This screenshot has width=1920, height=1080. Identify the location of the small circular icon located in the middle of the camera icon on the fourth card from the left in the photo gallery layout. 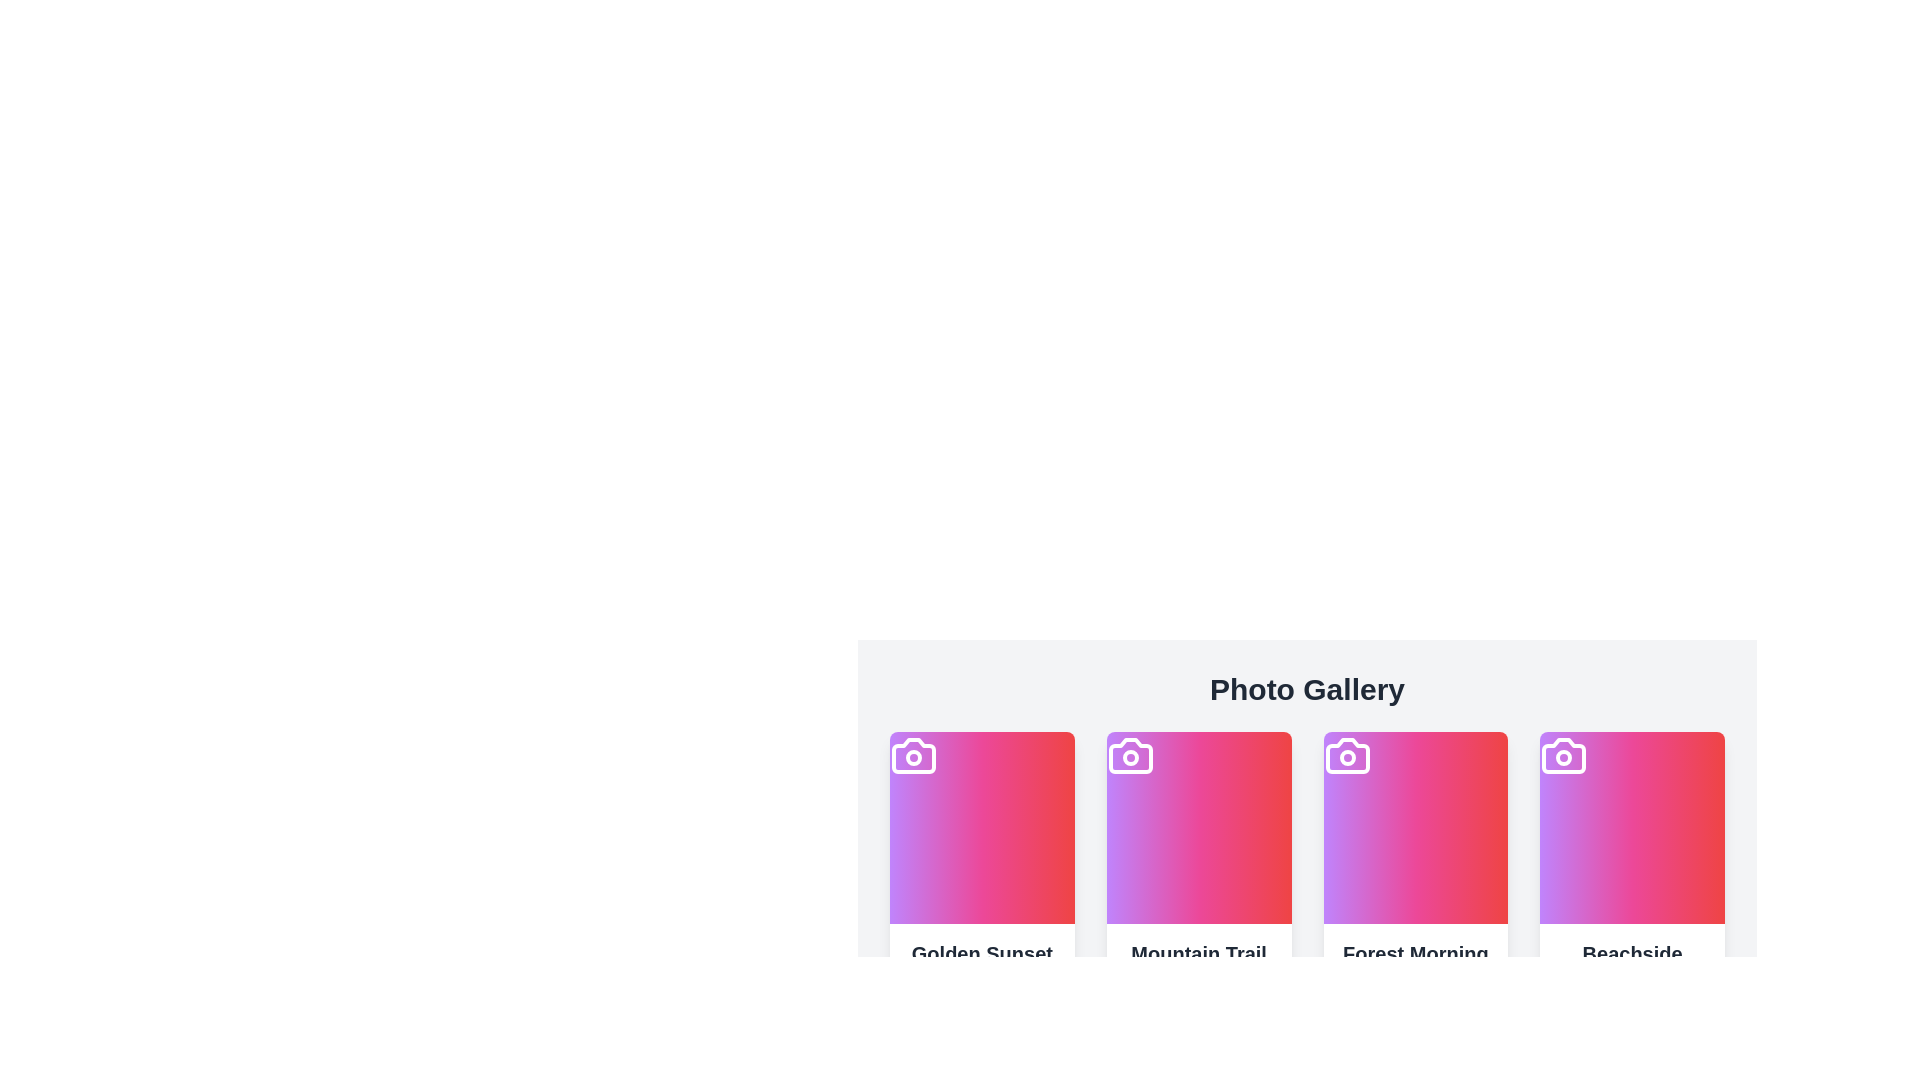
(1563, 758).